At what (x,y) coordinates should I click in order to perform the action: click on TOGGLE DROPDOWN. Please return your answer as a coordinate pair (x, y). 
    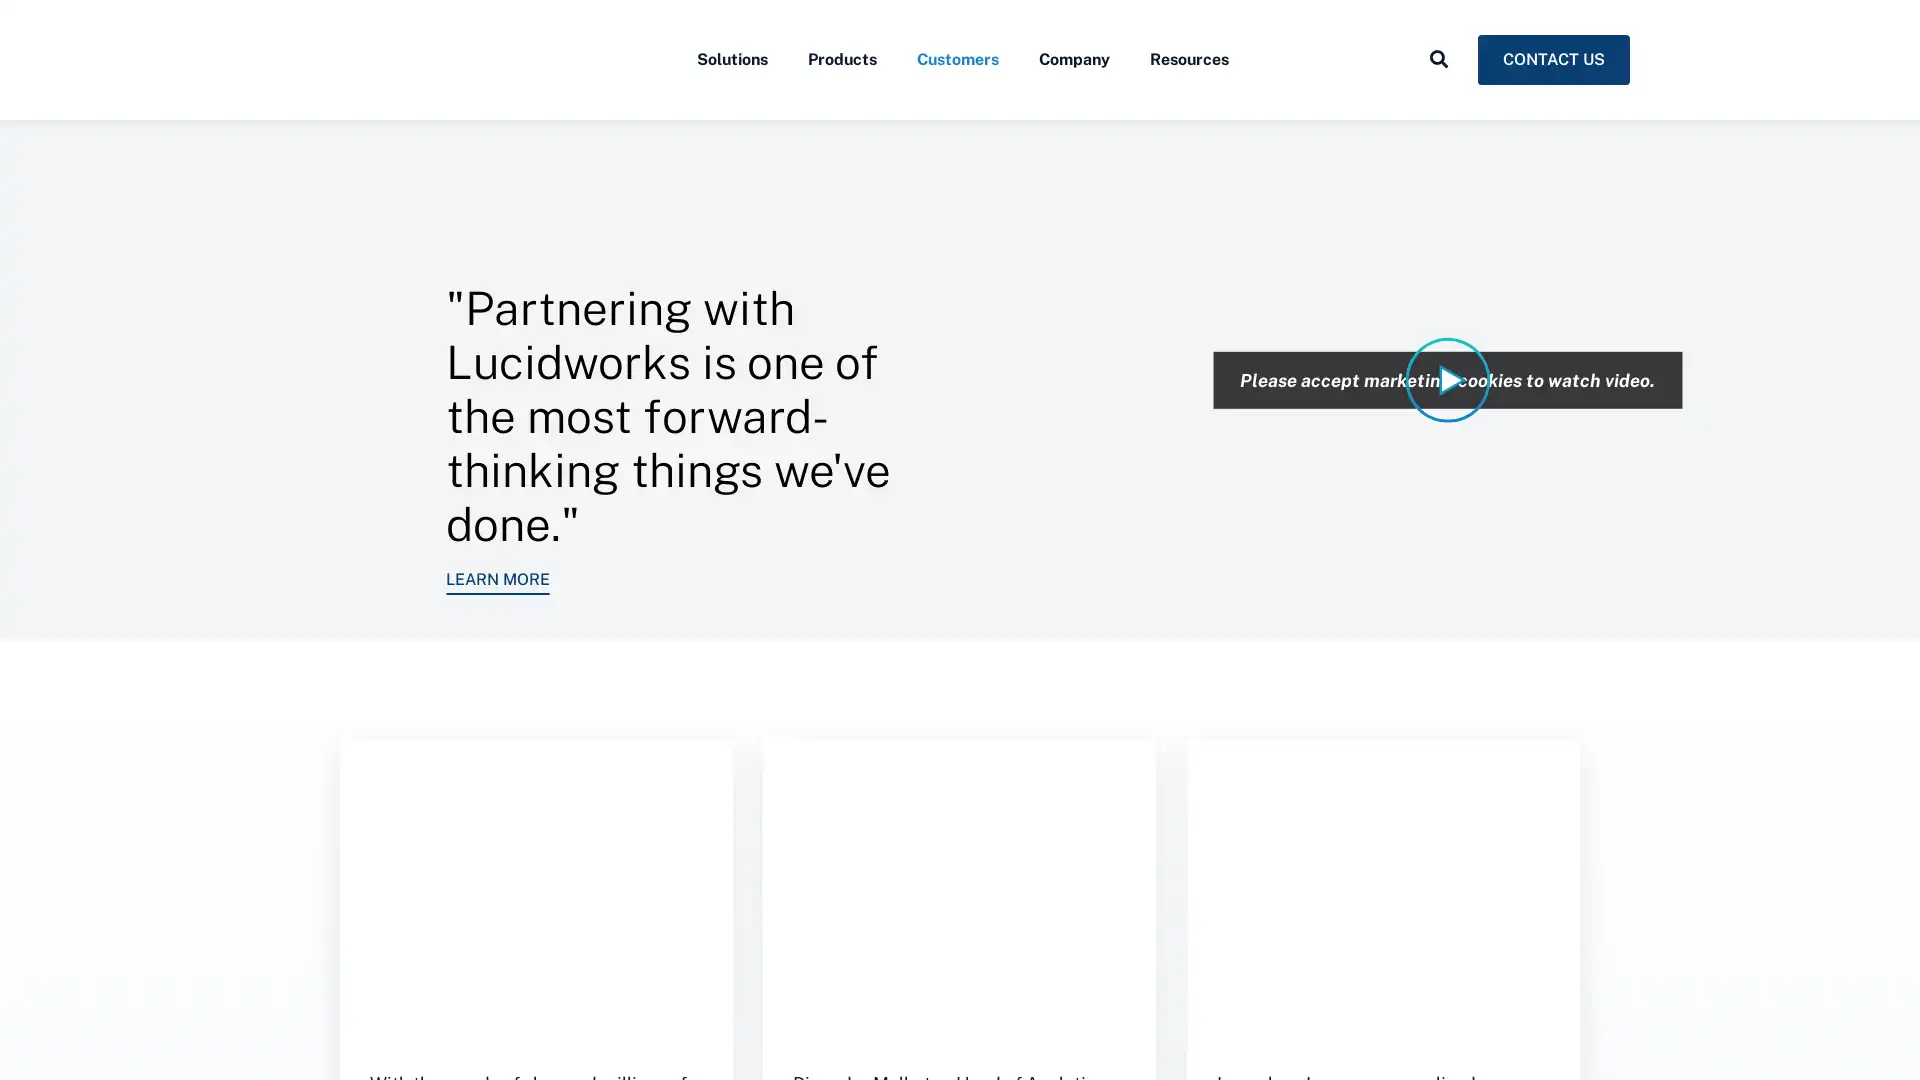
    Looking at the image, I should click on (1438, 103).